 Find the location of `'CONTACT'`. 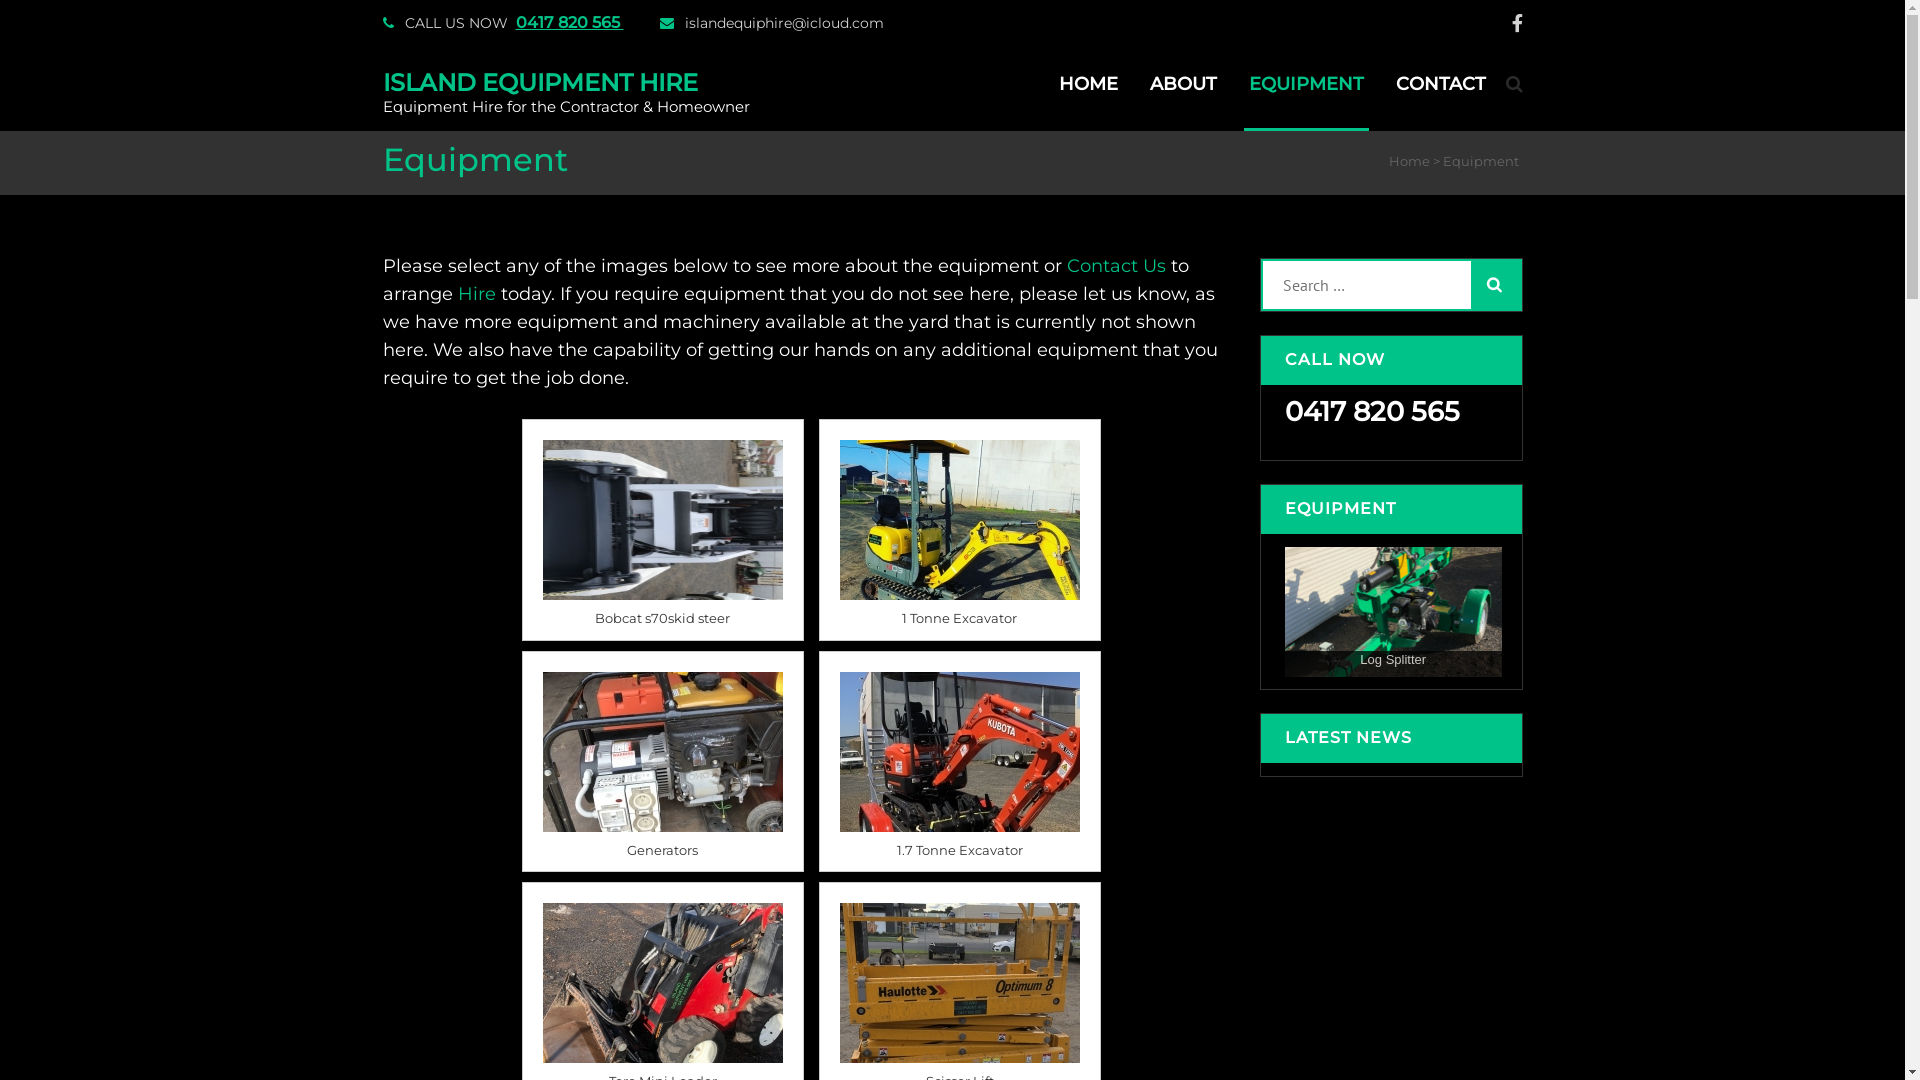

'CONTACT' is located at coordinates (1389, 100).